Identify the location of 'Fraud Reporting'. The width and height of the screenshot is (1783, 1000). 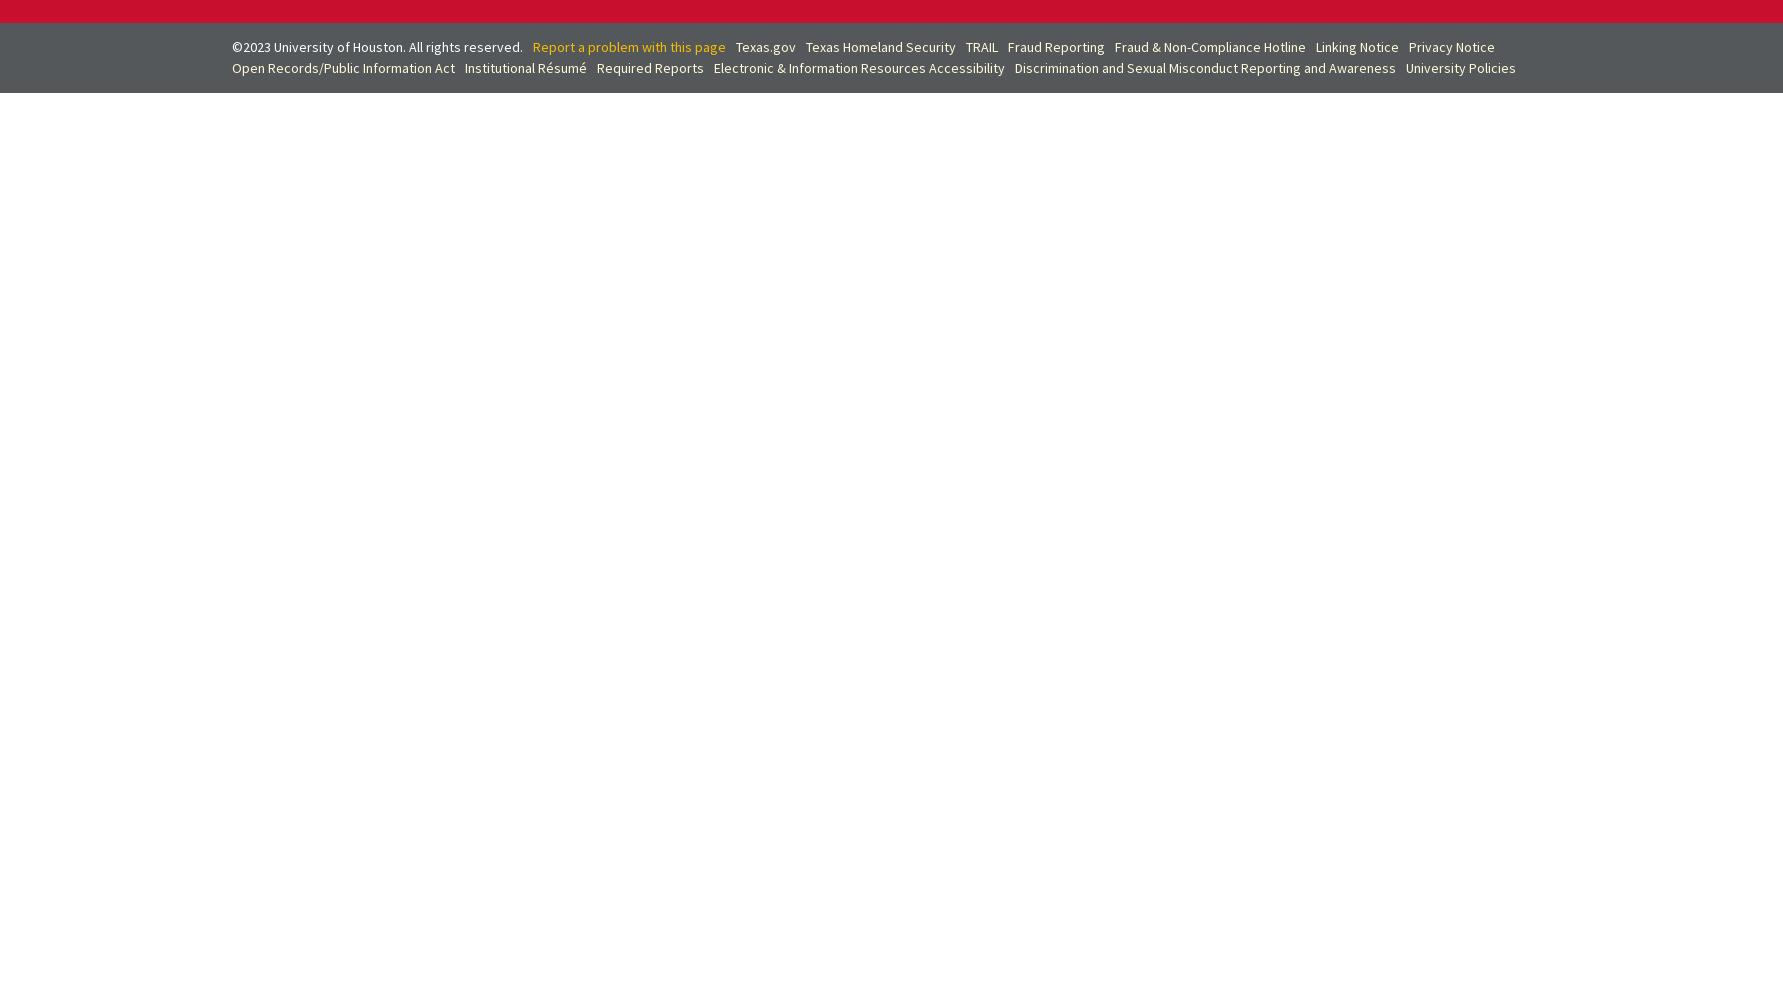
(1007, 46).